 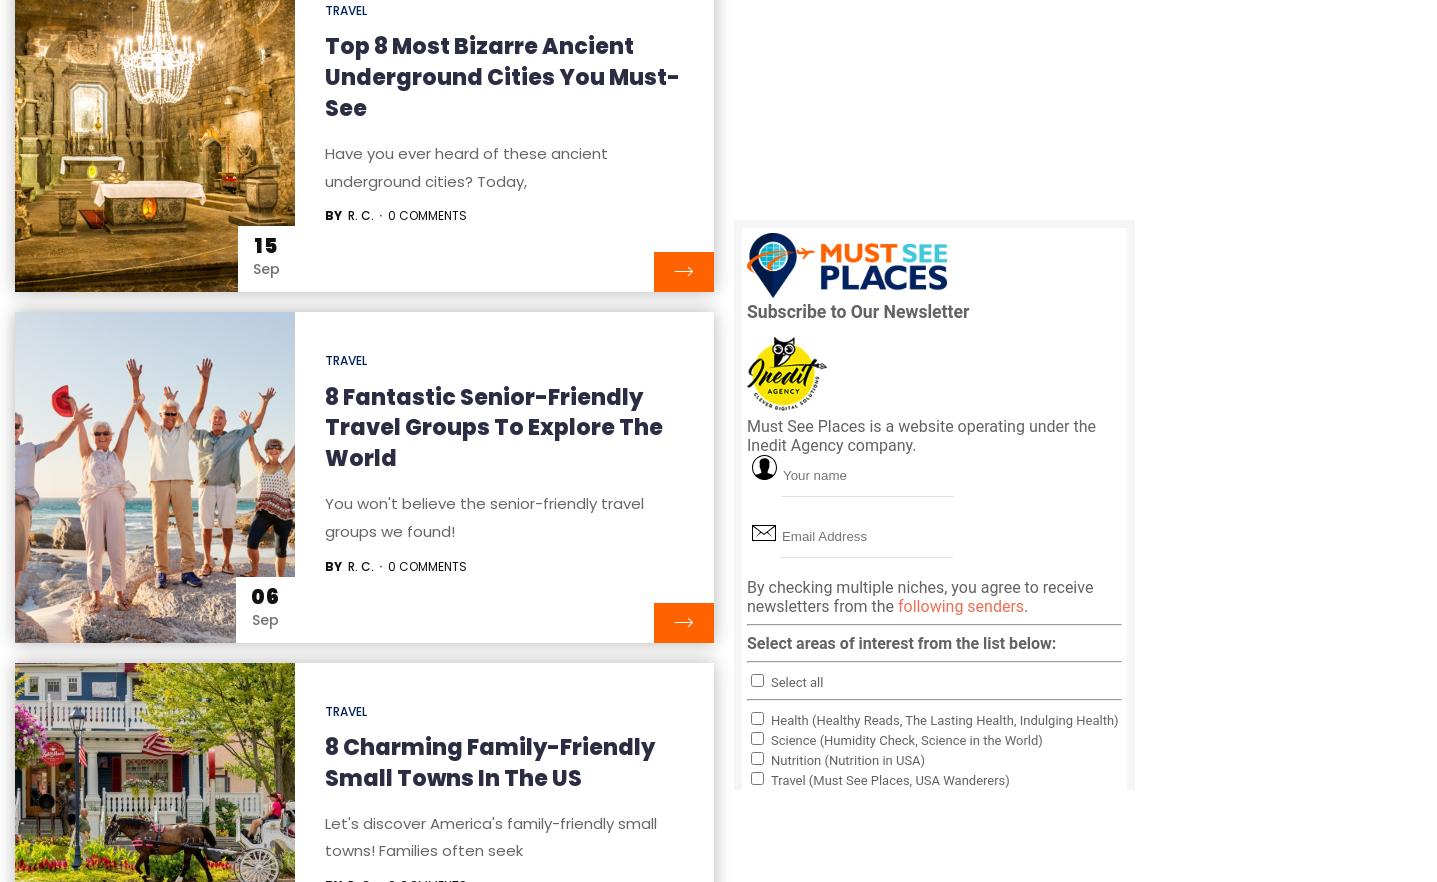 I want to click on 'Have you ever heard of these ancient underground cities? Today,', so click(x=465, y=165).